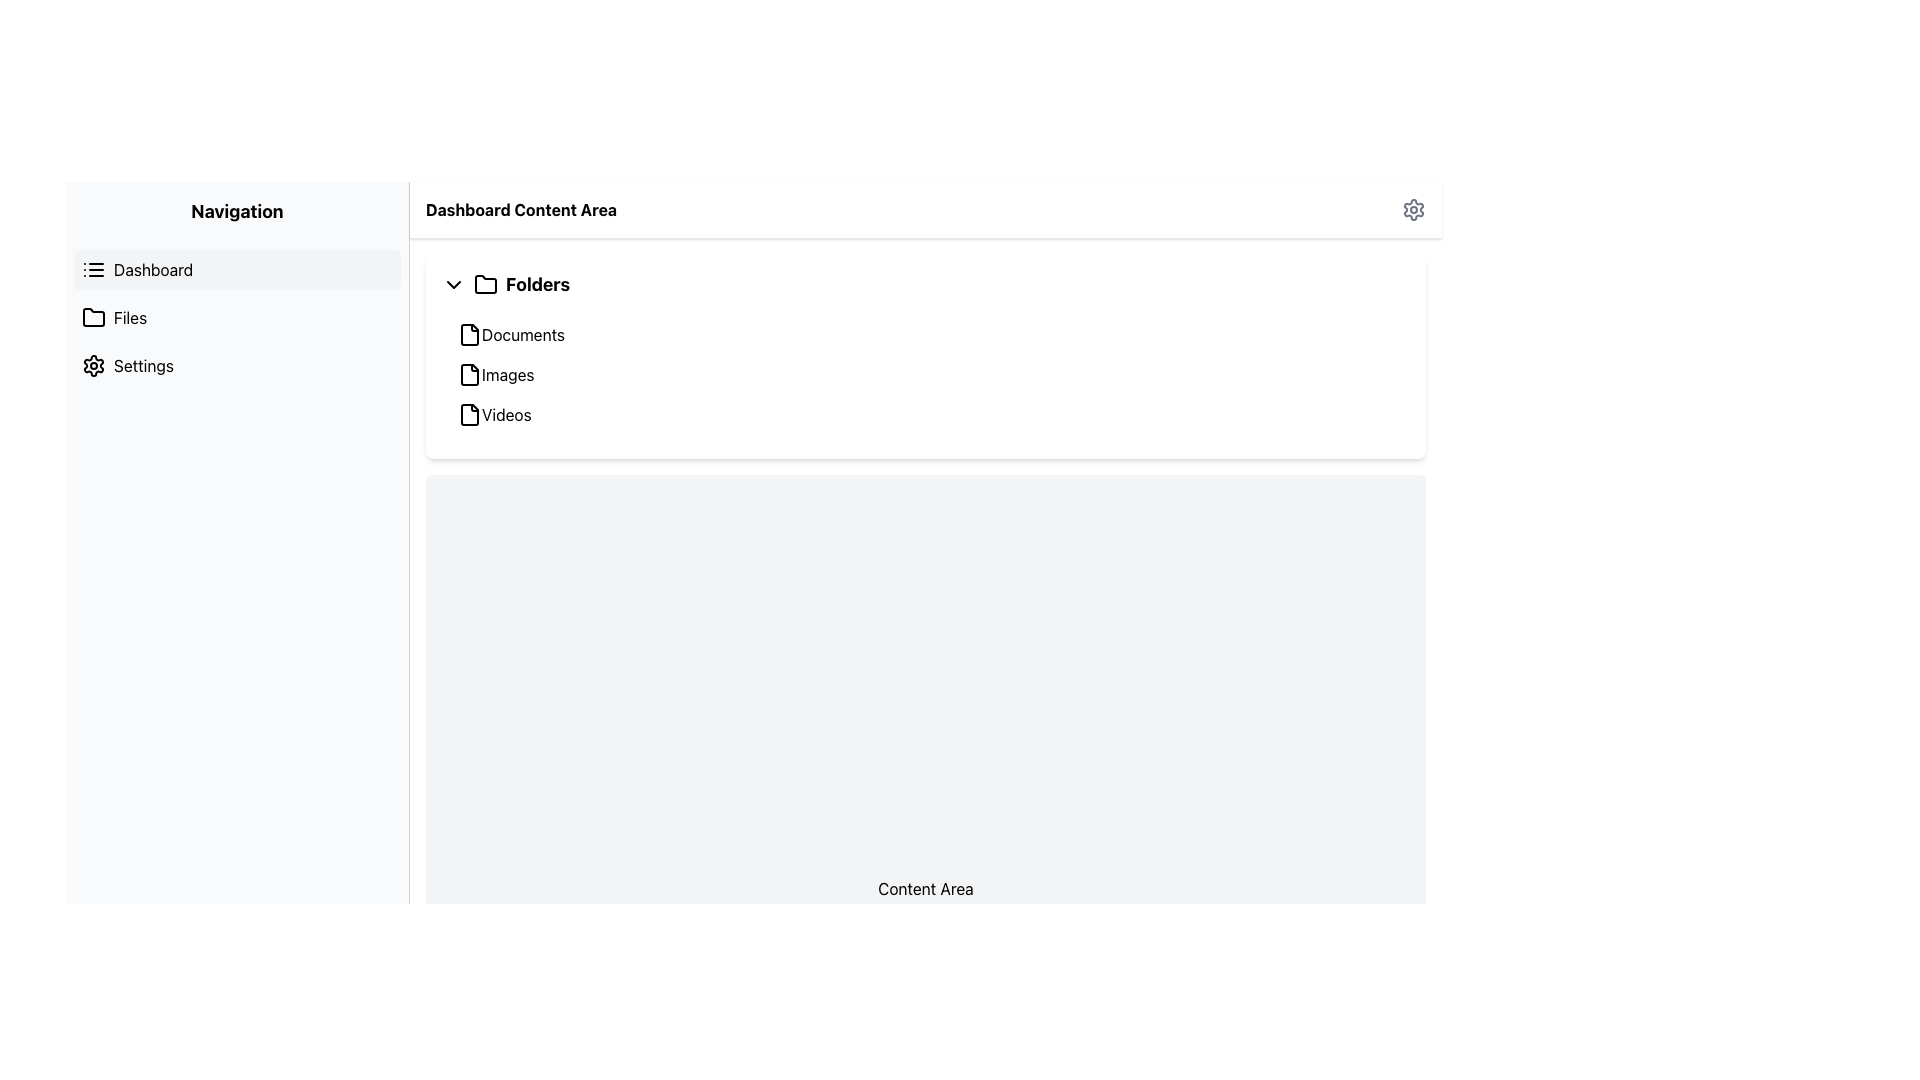 The height and width of the screenshot is (1080, 1920). What do you see at coordinates (93, 366) in the screenshot?
I see `the settings icon located in the sidebar navigation under the label 'Navigation' and below the central circle` at bounding box center [93, 366].